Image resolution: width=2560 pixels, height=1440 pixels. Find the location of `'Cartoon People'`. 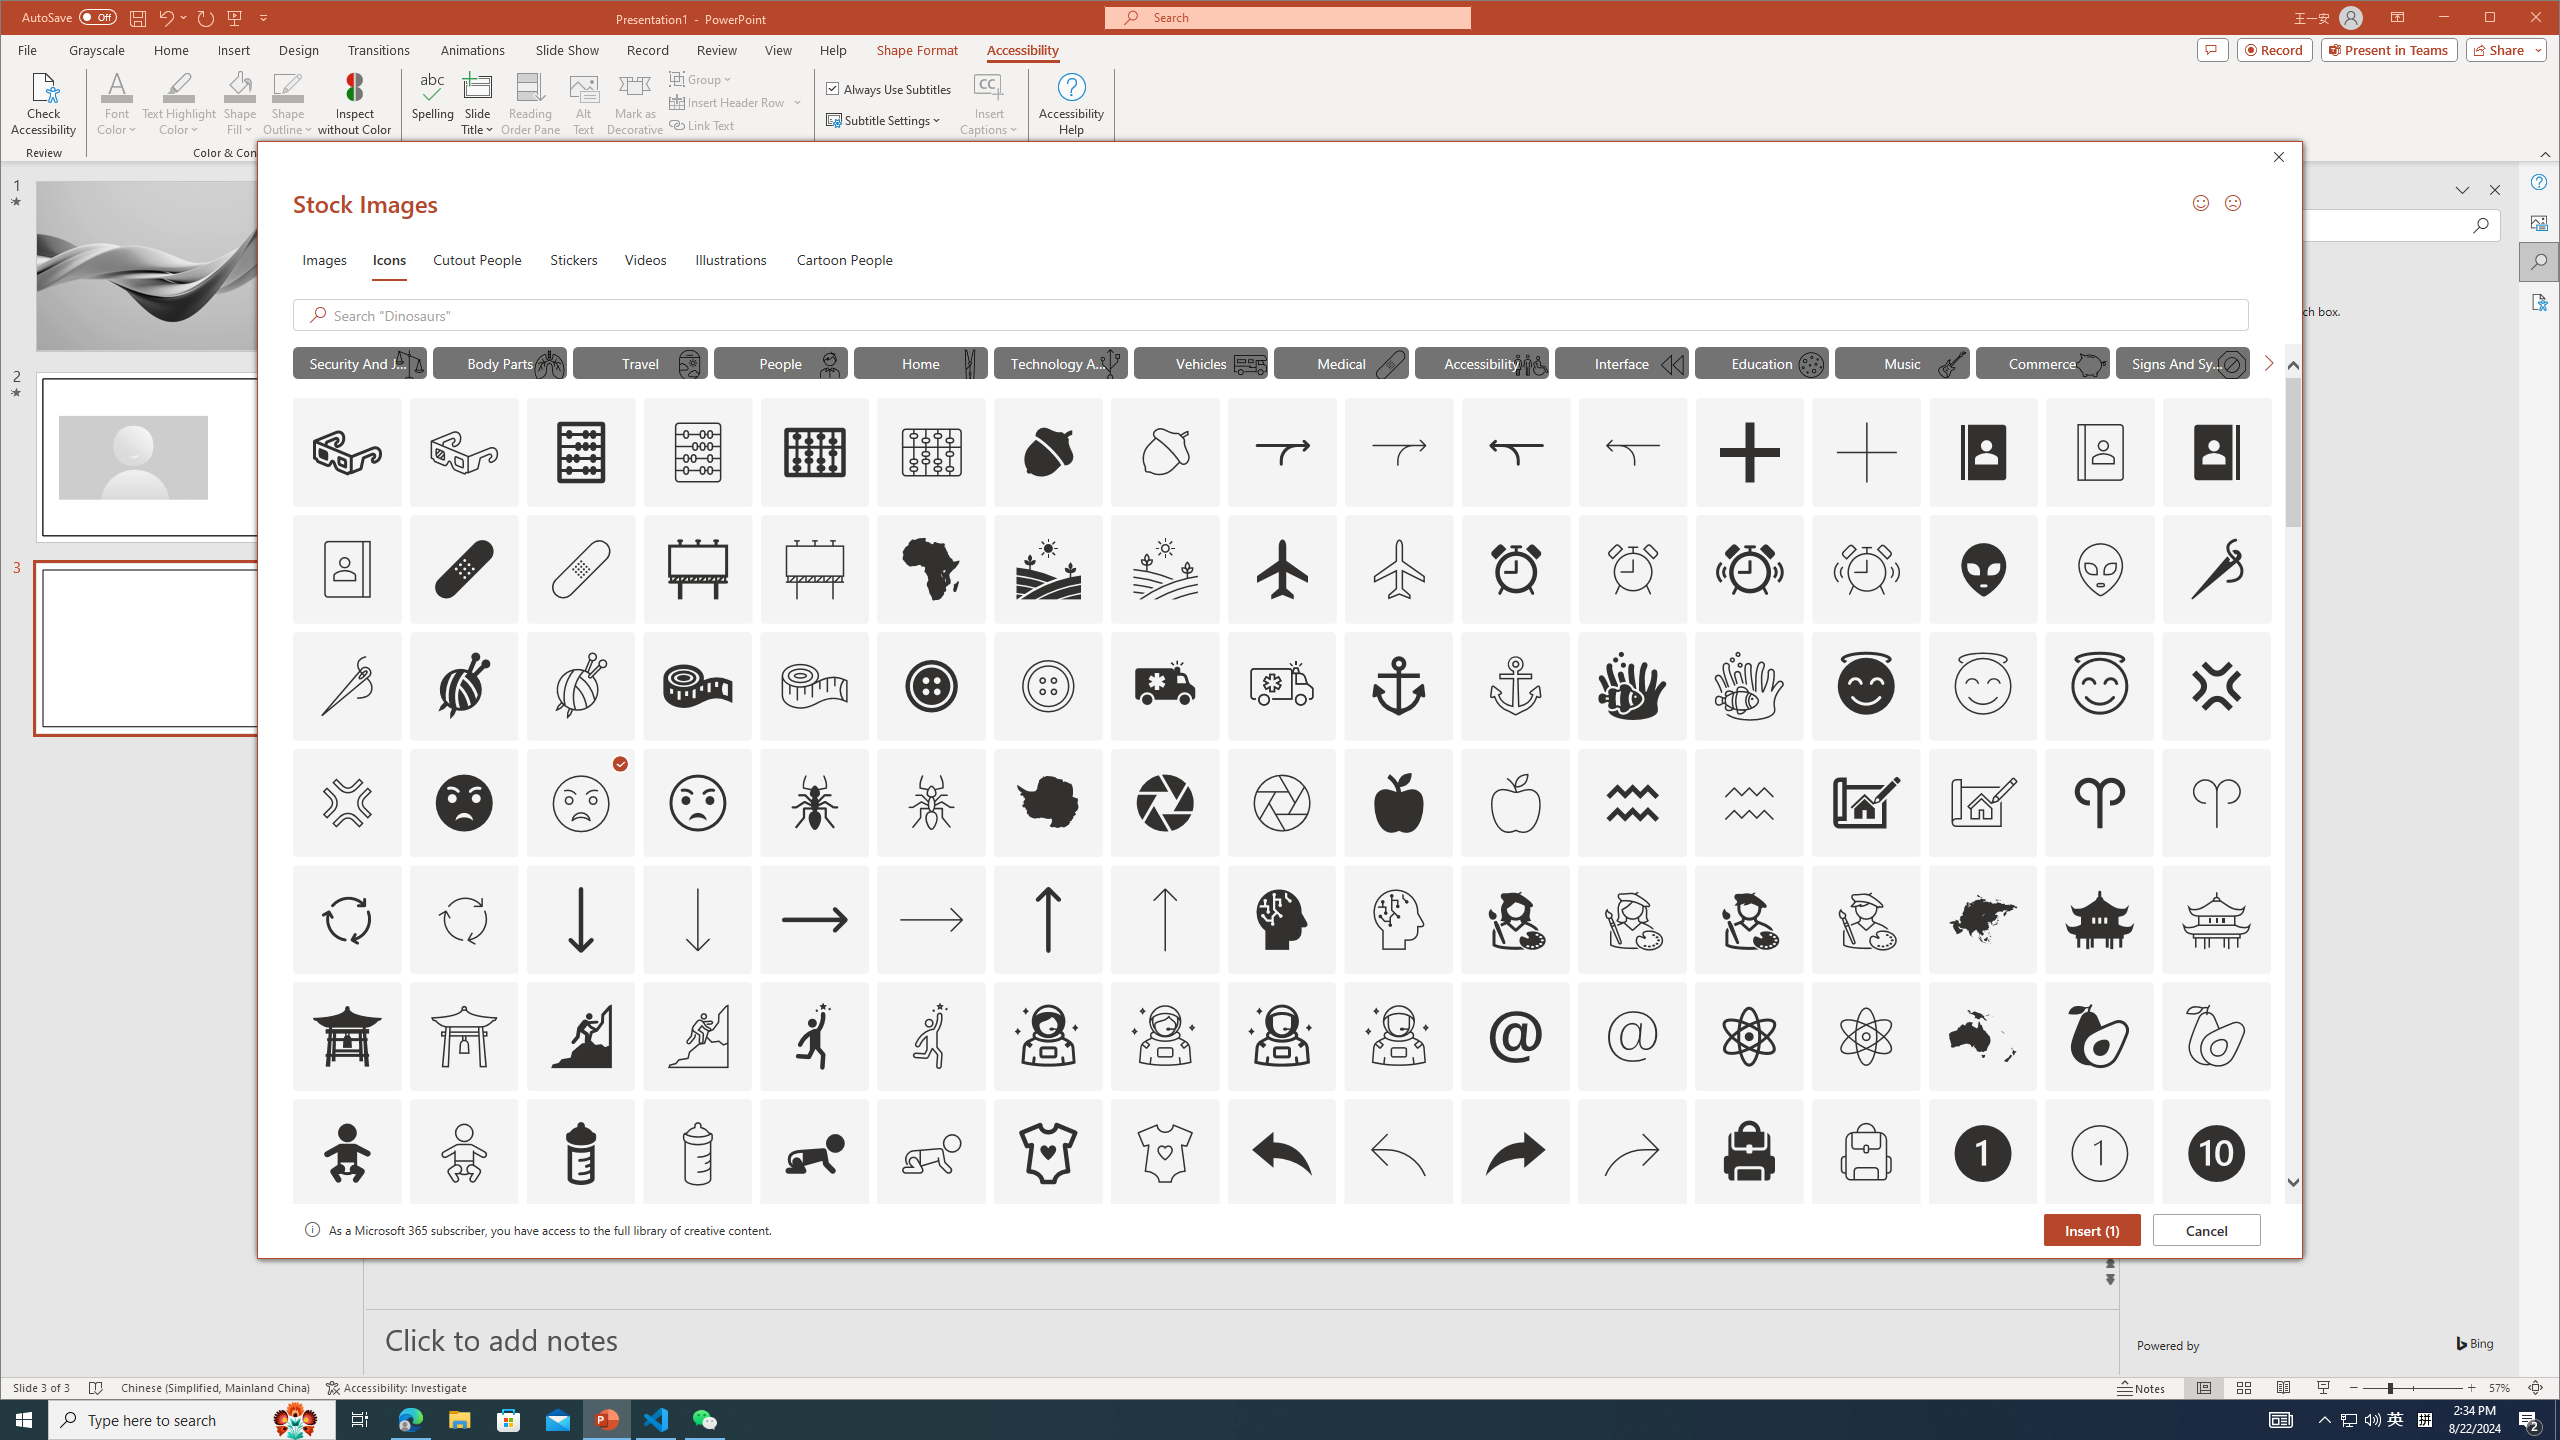

'Cartoon People' is located at coordinates (843, 258).